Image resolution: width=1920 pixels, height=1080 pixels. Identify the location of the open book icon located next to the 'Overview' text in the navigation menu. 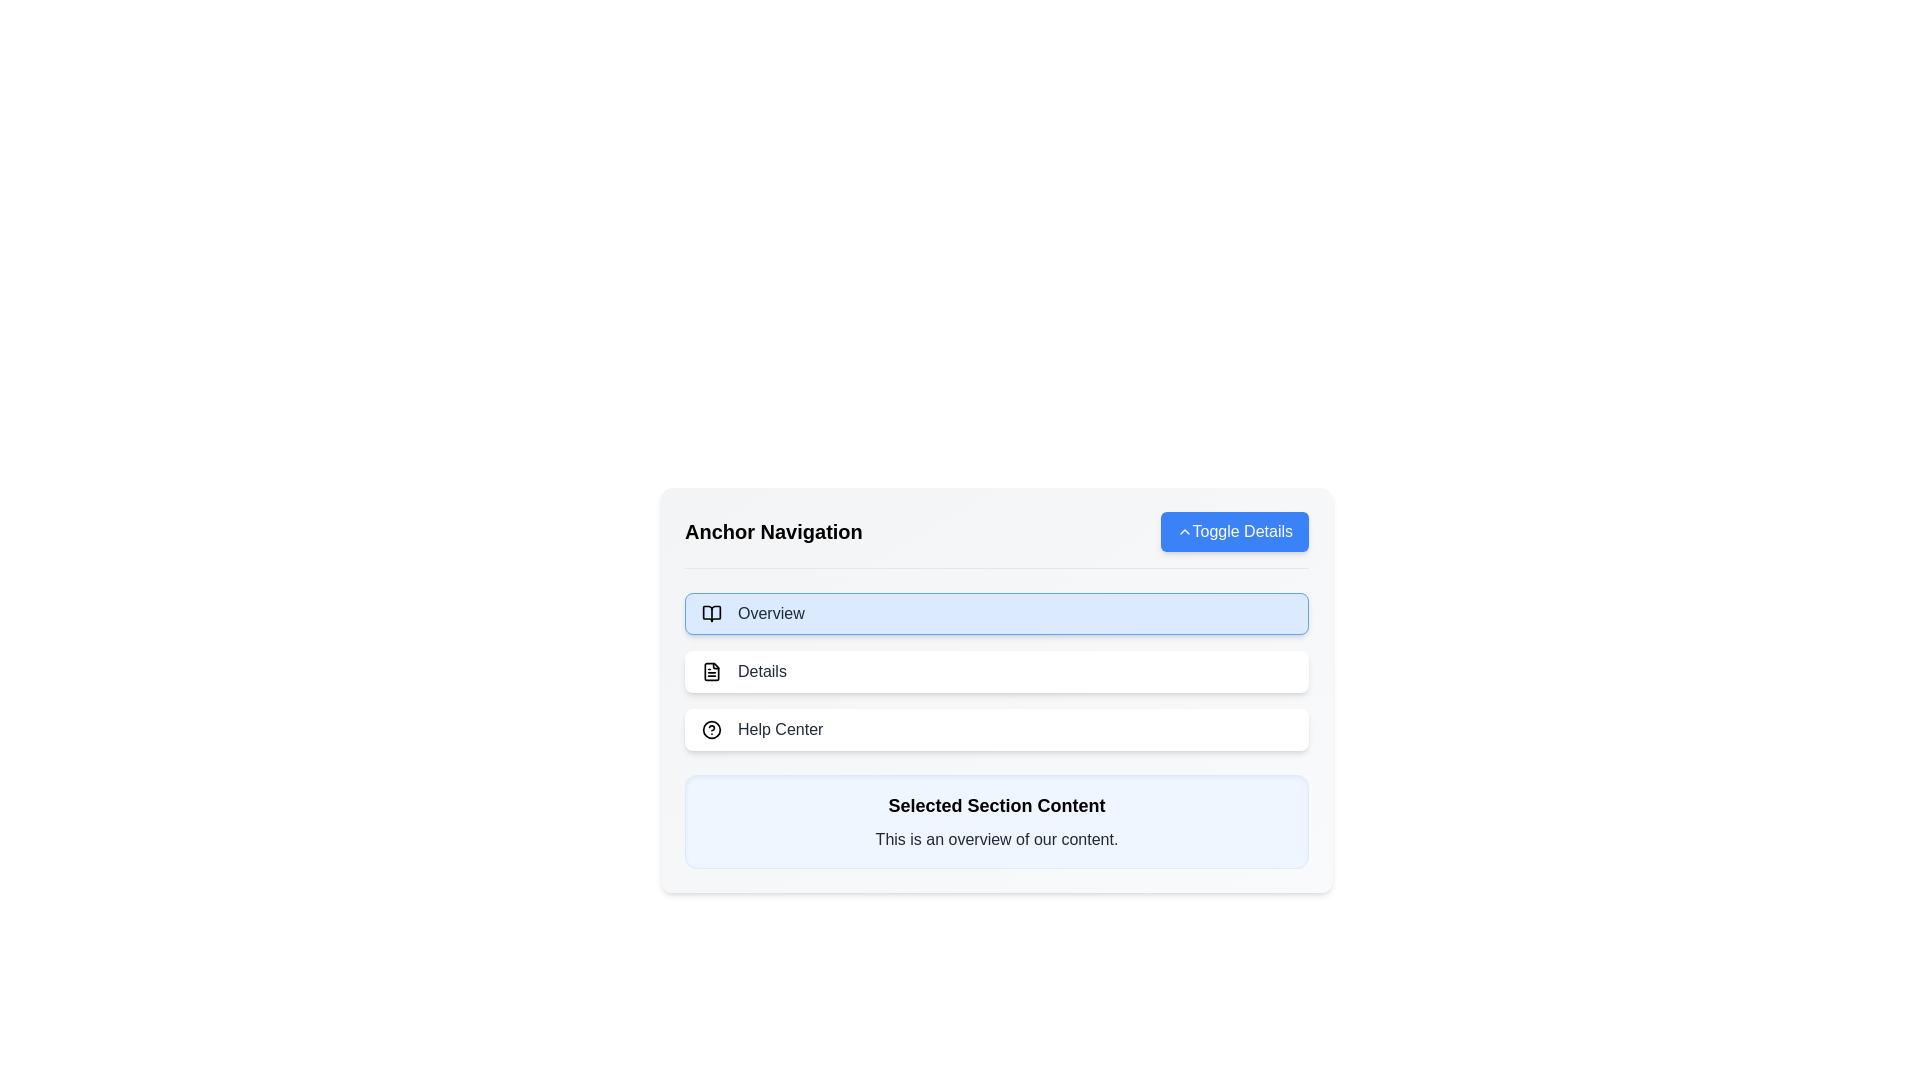
(711, 612).